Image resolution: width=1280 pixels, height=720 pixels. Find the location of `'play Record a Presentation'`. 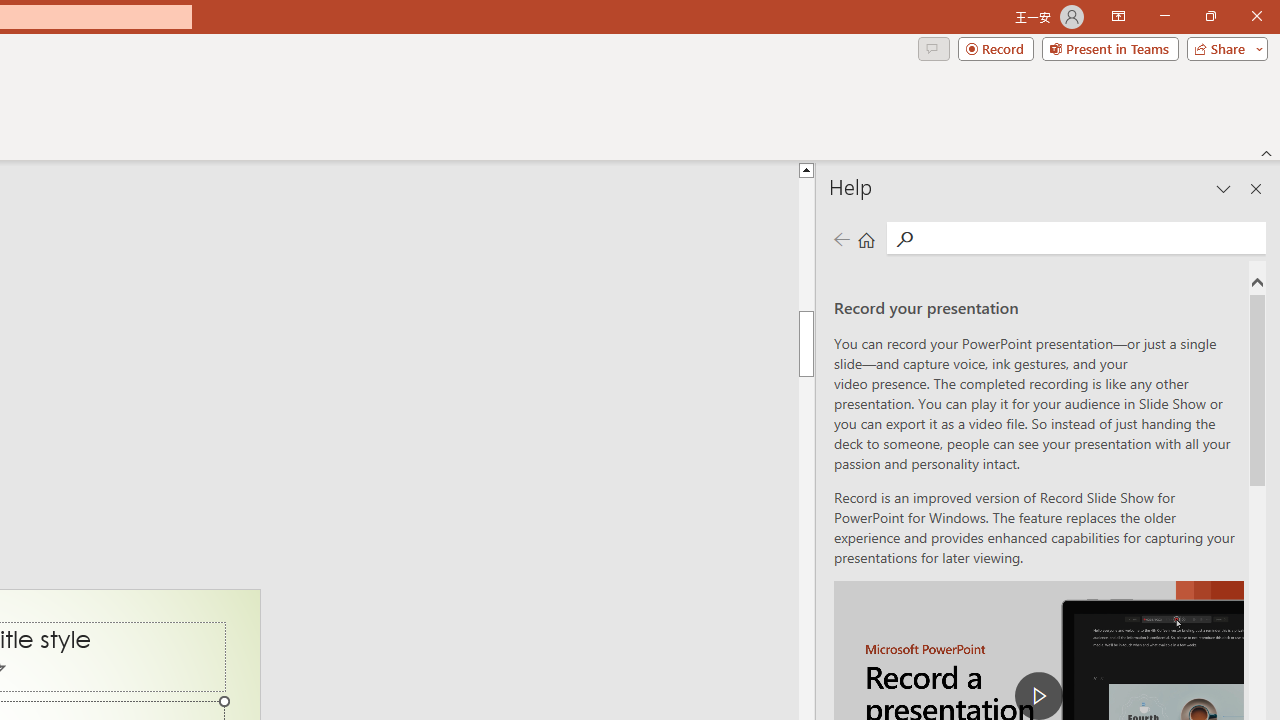

'play Record a Presentation' is located at coordinates (1038, 694).